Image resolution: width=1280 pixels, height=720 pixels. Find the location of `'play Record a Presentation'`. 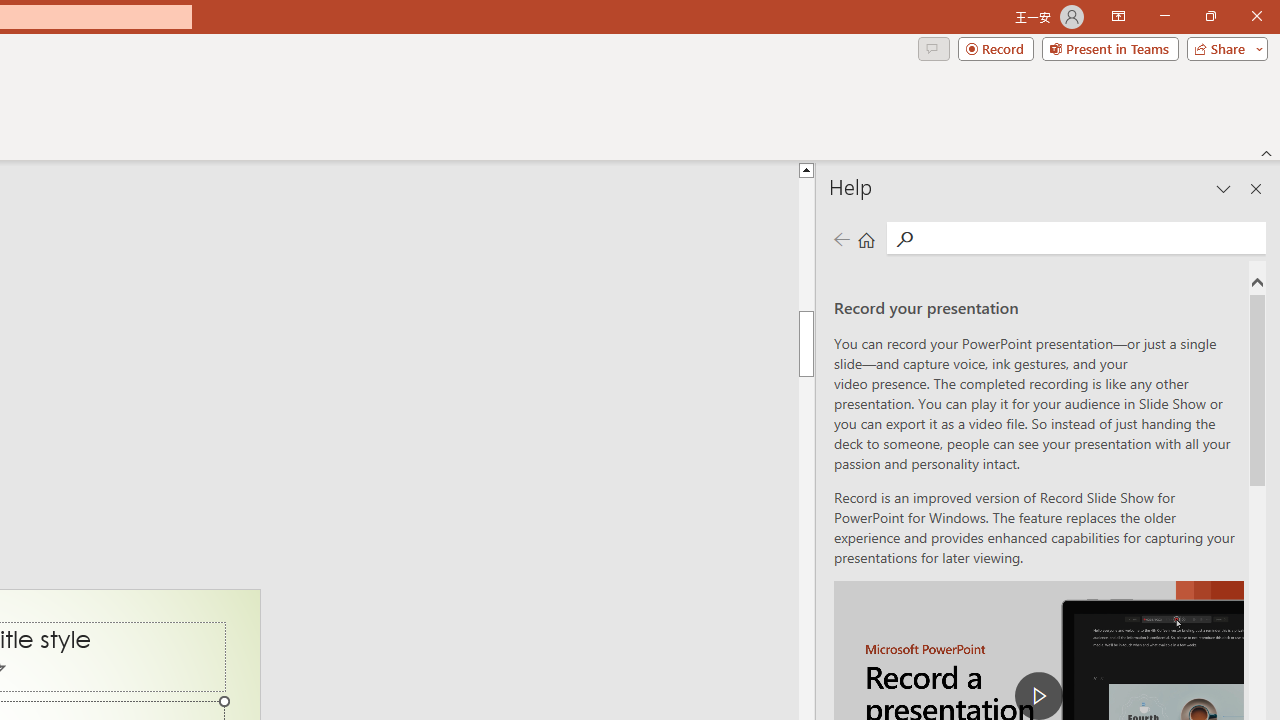

'play Record a Presentation' is located at coordinates (1038, 694).